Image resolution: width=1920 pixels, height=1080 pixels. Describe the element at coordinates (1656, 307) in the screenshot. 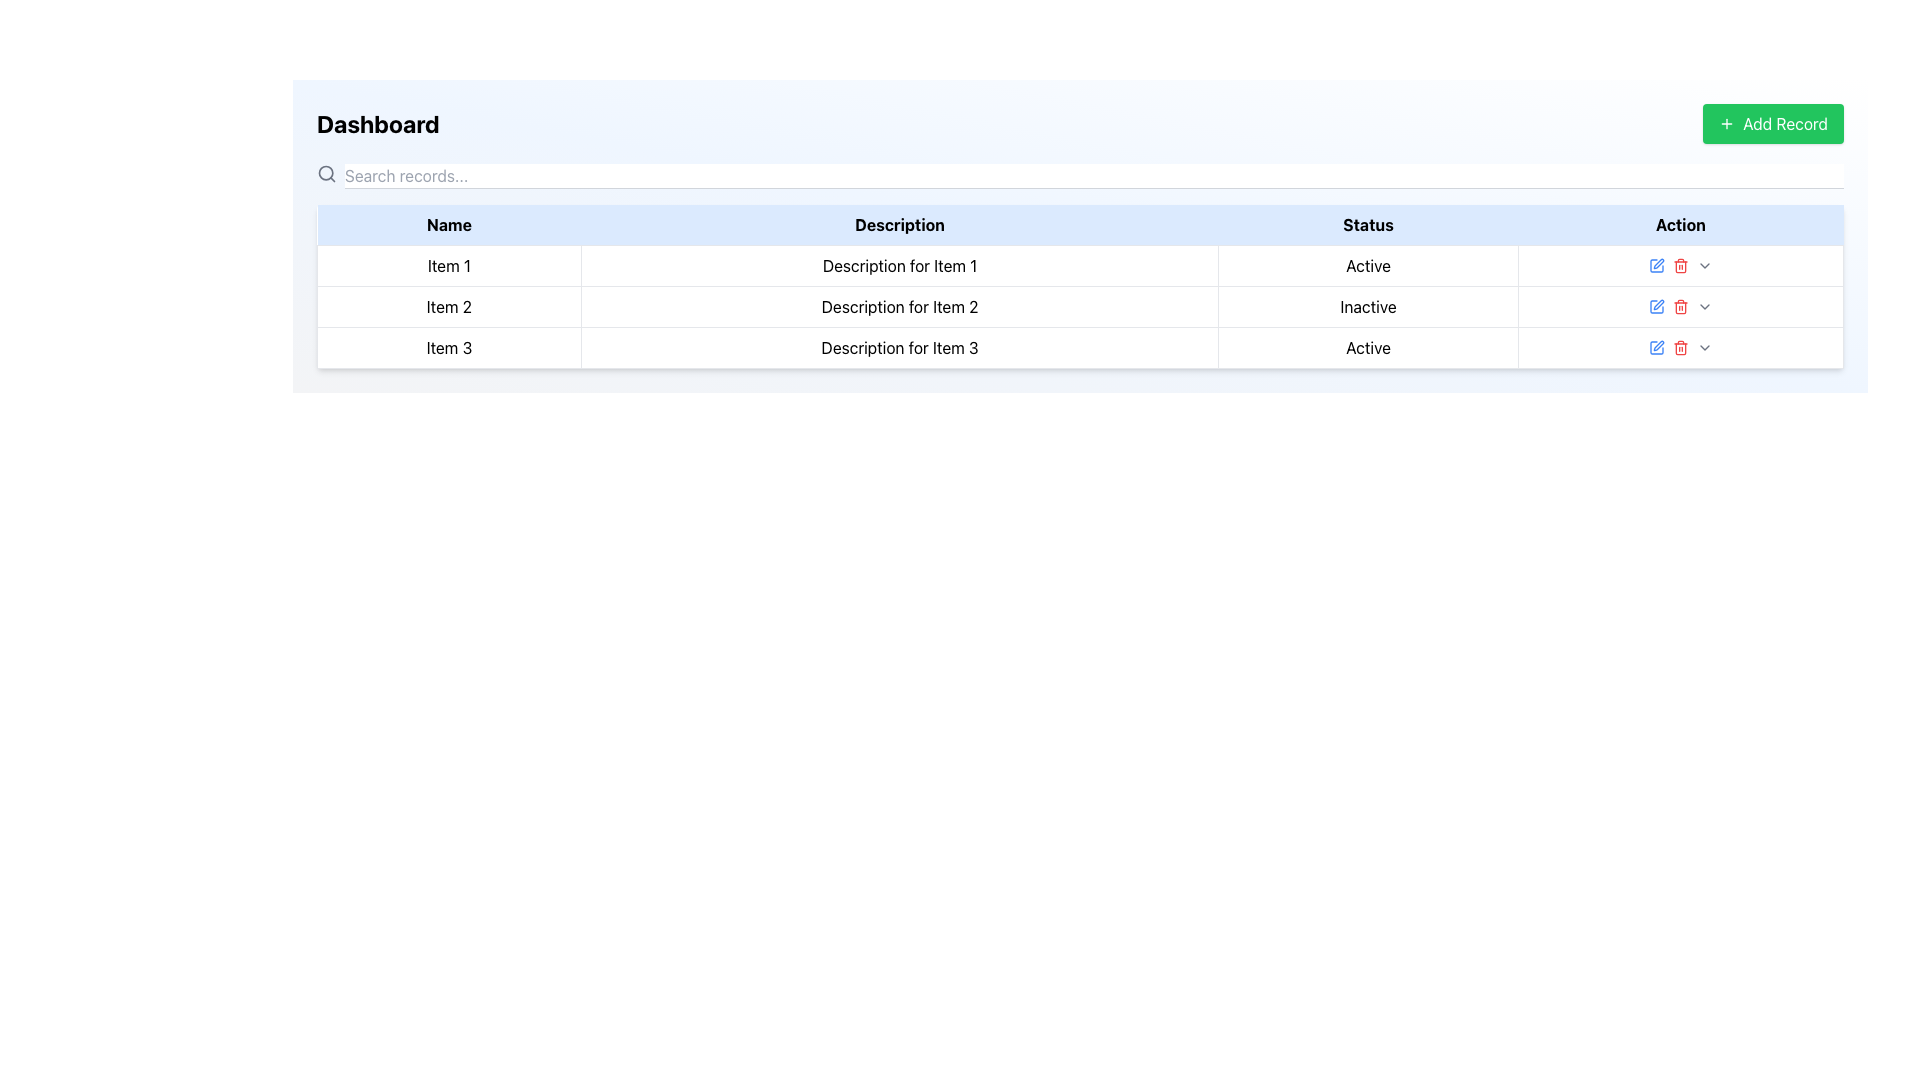

I see `the icon representing document functionality located in the 'Action' column for the second row of the table` at that location.